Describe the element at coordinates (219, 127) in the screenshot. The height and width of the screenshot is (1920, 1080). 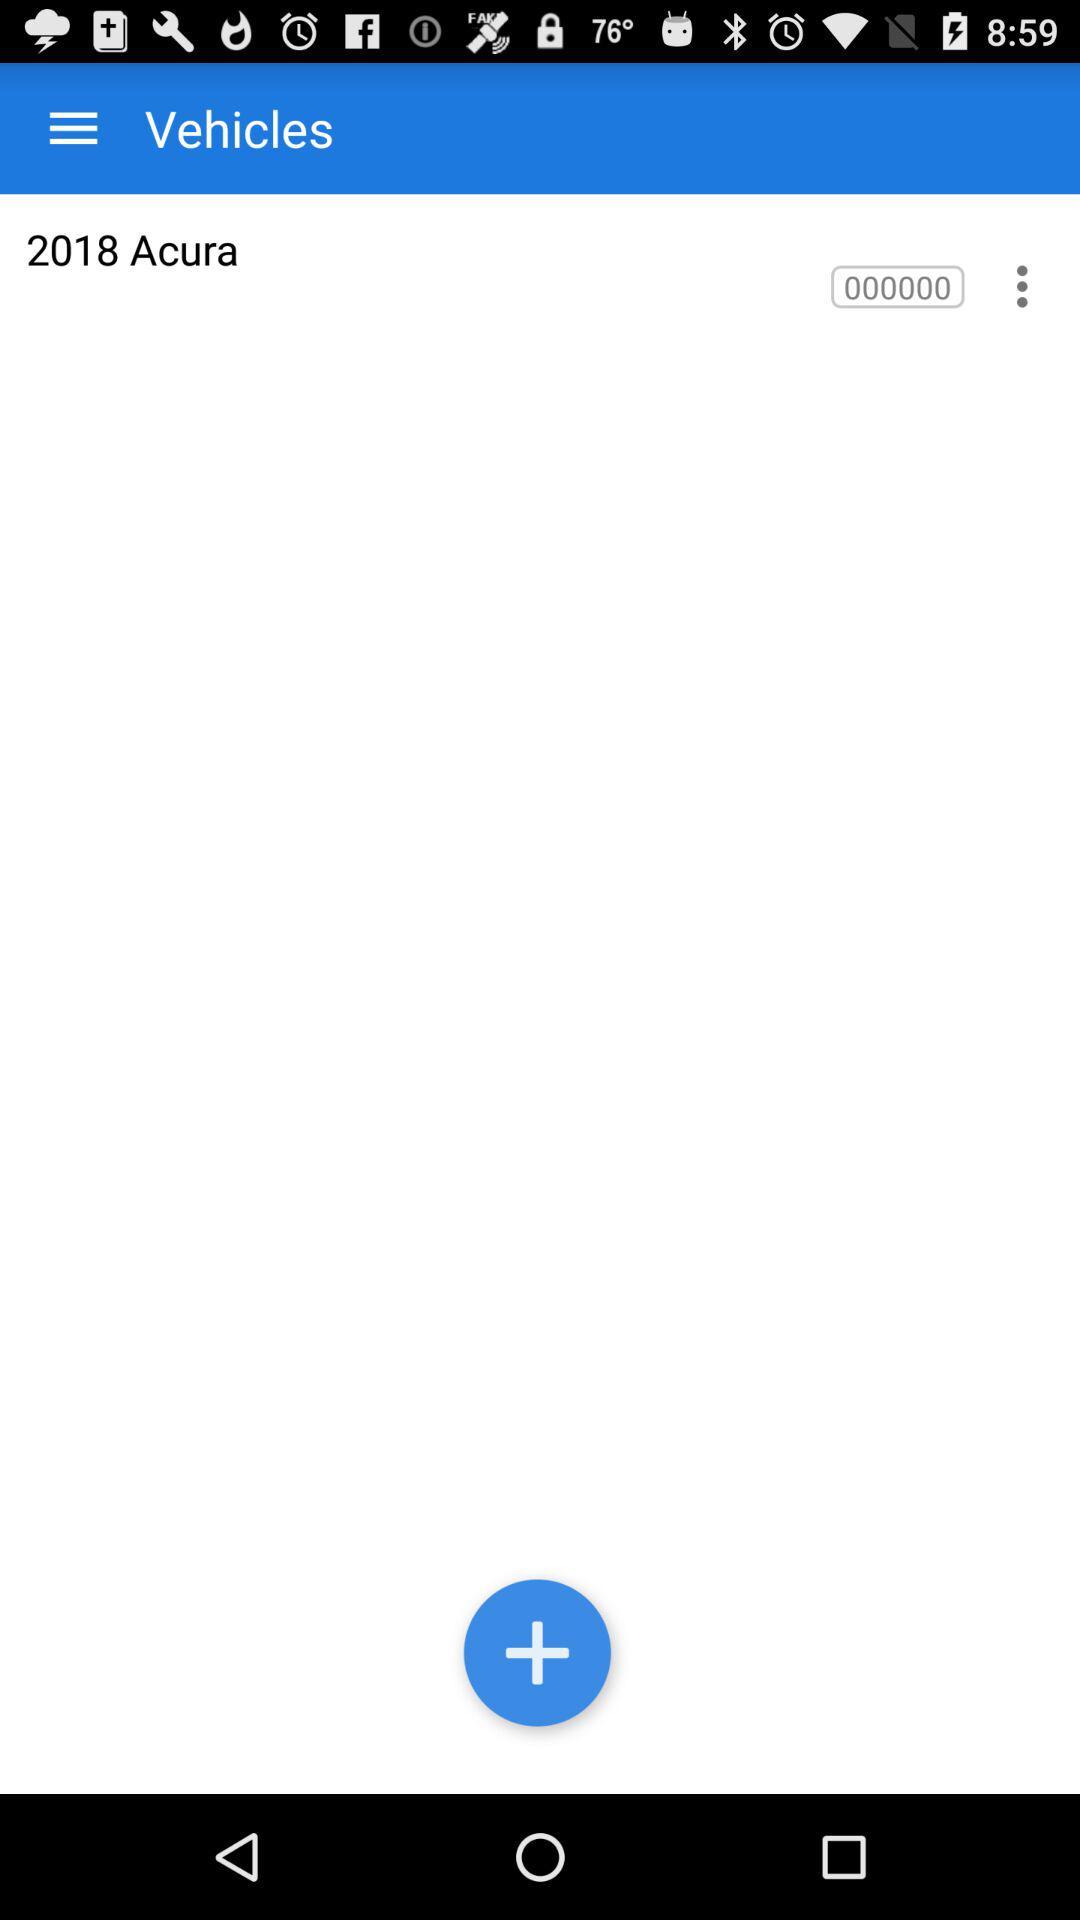
I see `the vehicles item` at that location.